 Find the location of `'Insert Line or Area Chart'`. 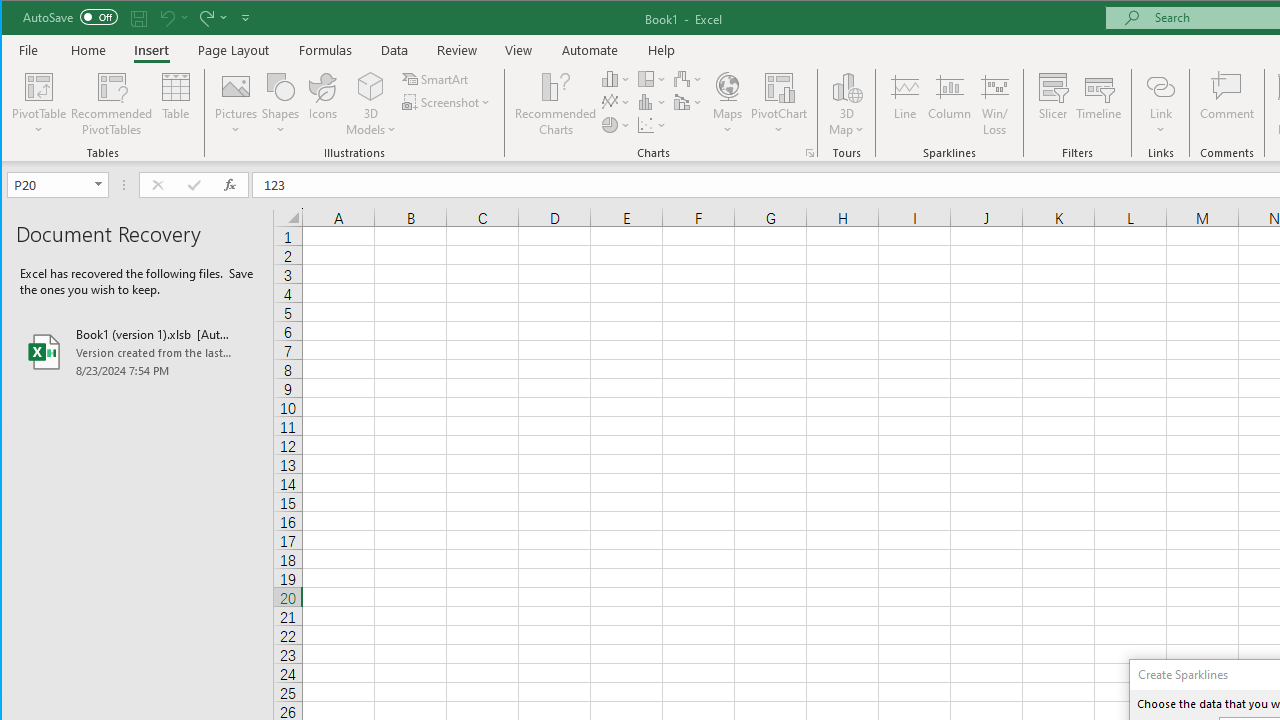

'Insert Line or Area Chart' is located at coordinates (615, 102).